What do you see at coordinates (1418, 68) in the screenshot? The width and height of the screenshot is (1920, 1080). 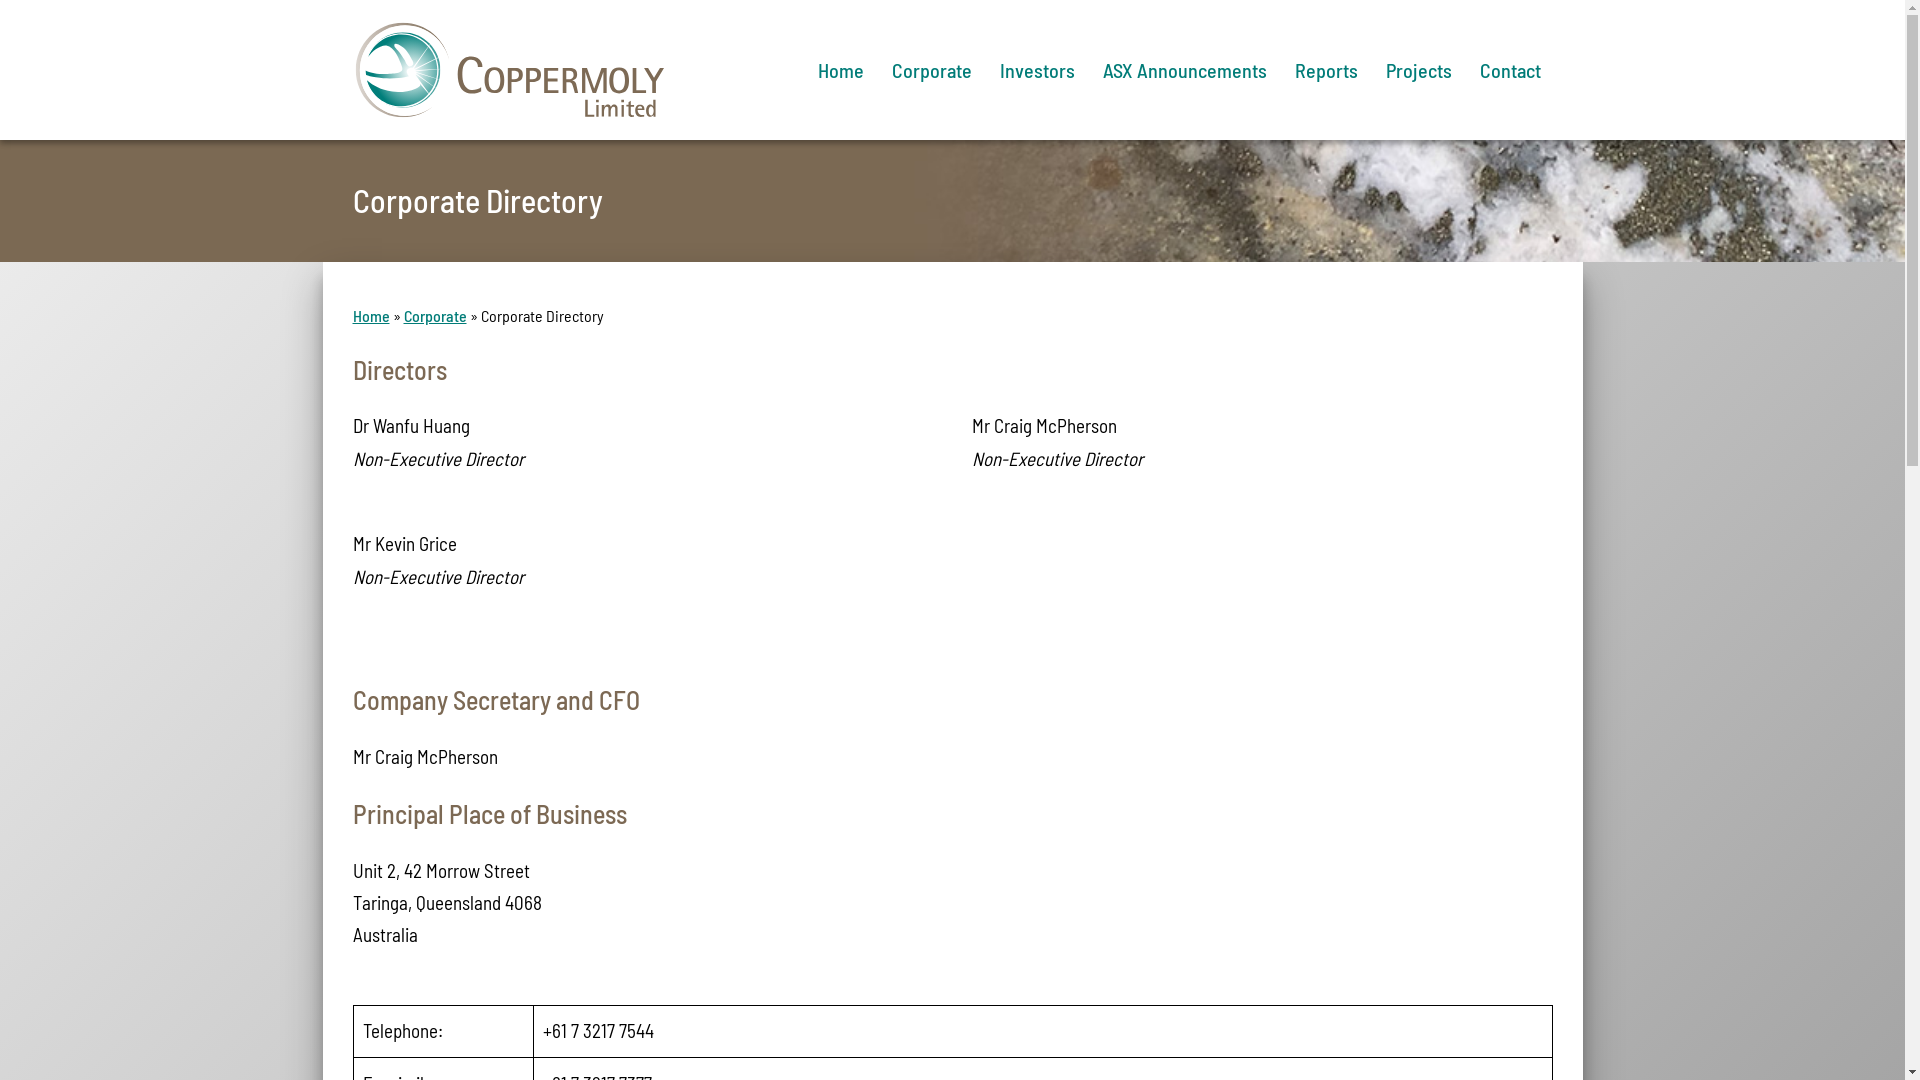 I see `'Projects'` at bounding box center [1418, 68].